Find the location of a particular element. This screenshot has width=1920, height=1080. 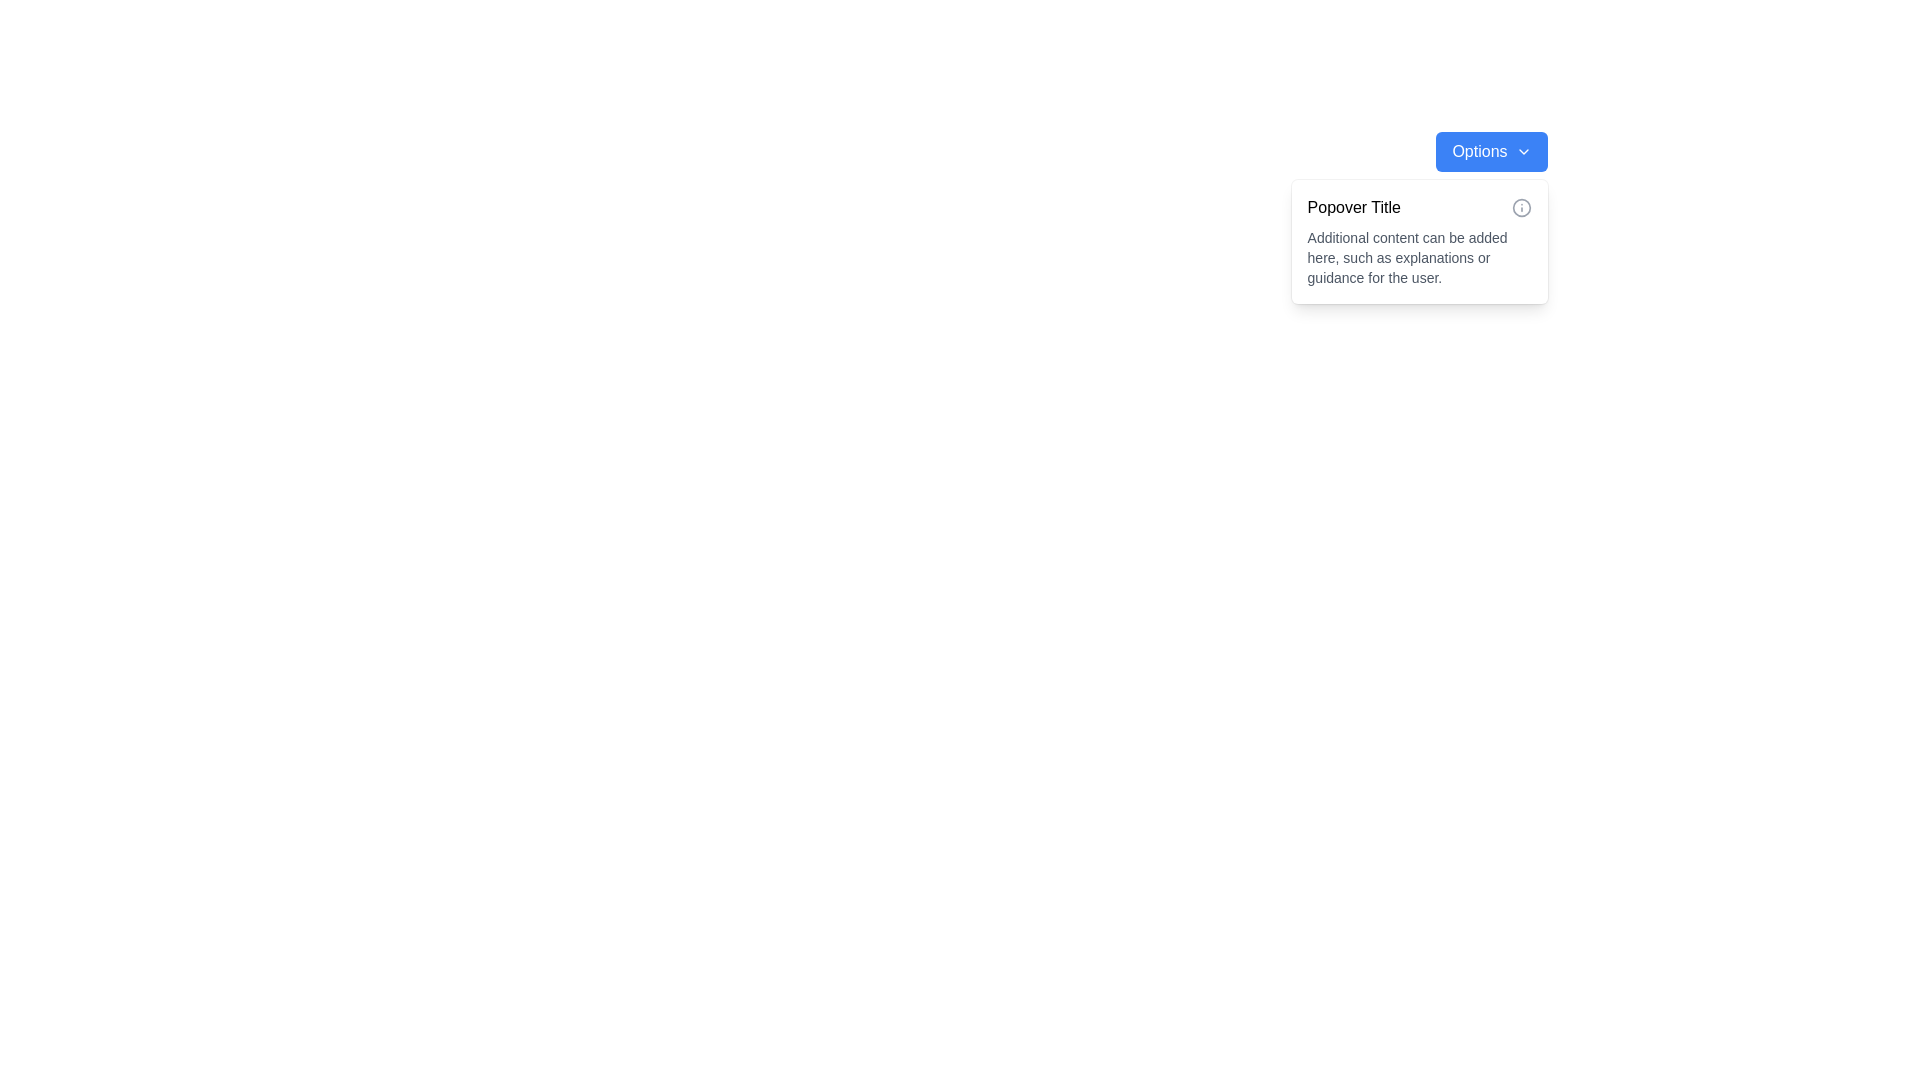

the dropdown trigger button located at the top-right area of the interface is located at coordinates (1492, 150).